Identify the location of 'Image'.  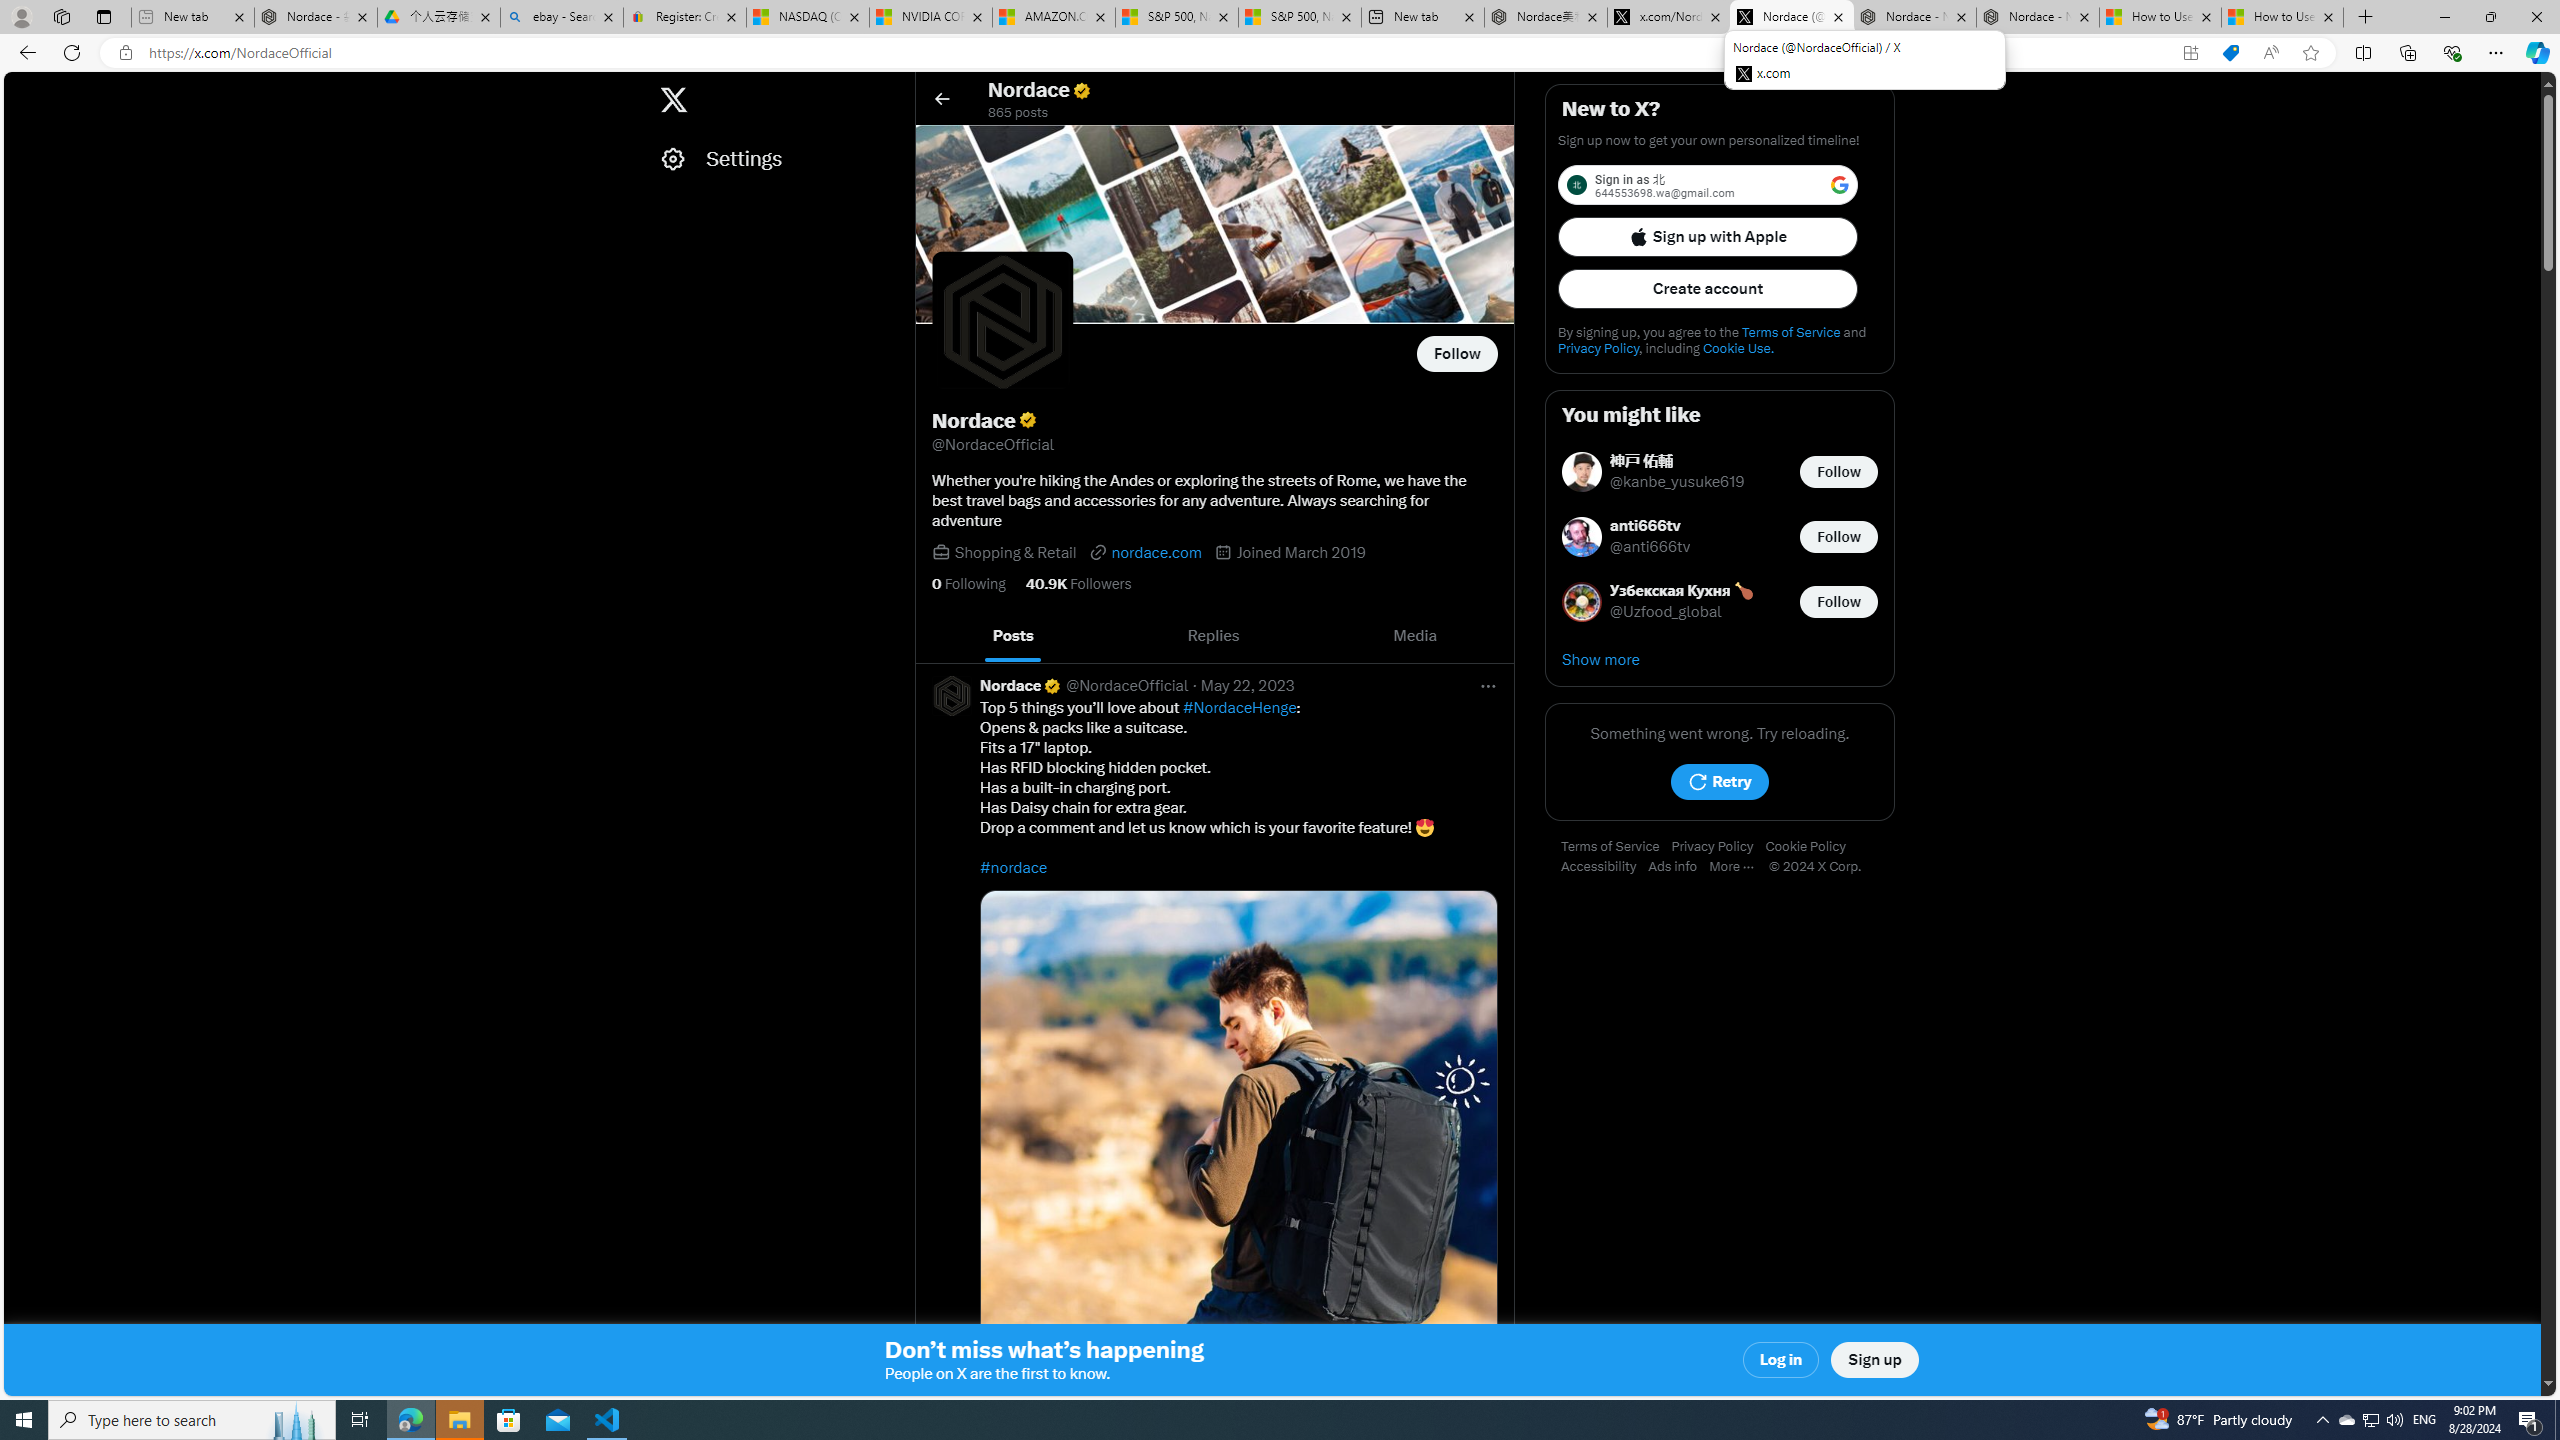
(1239, 1148).